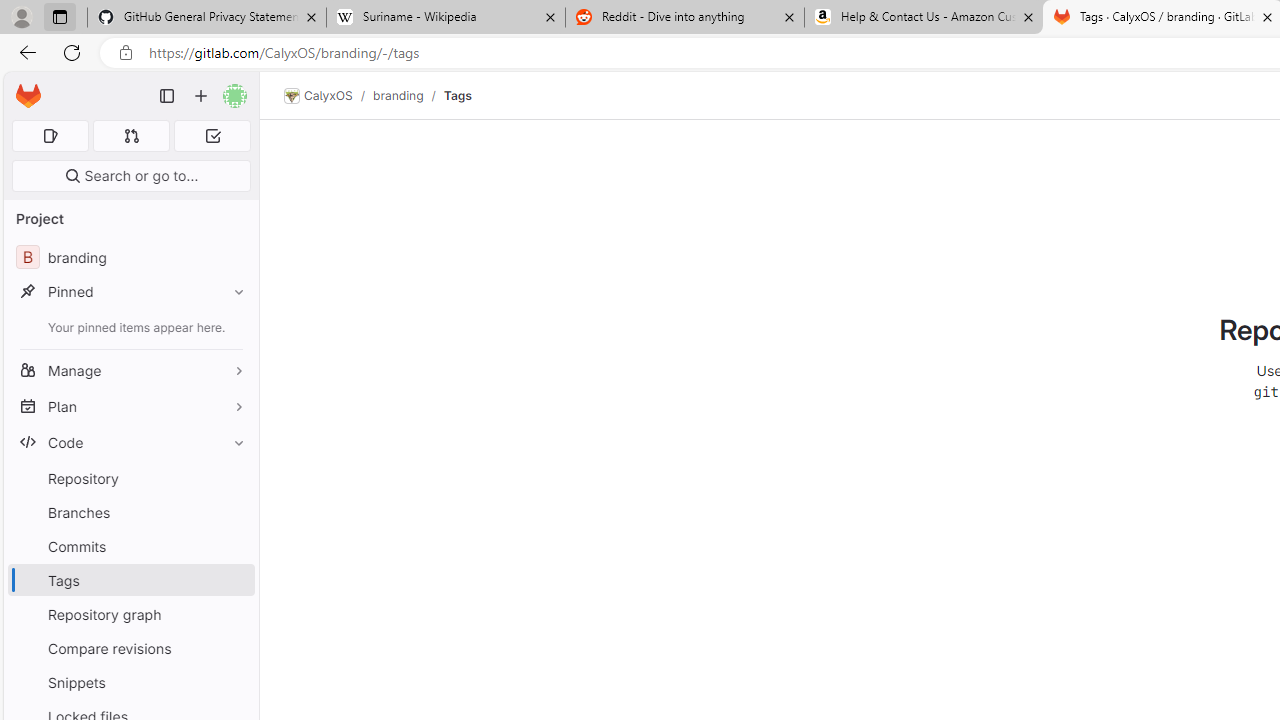 The width and height of the screenshot is (1280, 720). What do you see at coordinates (130, 256) in the screenshot?
I see `'B branding'` at bounding box center [130, 256].